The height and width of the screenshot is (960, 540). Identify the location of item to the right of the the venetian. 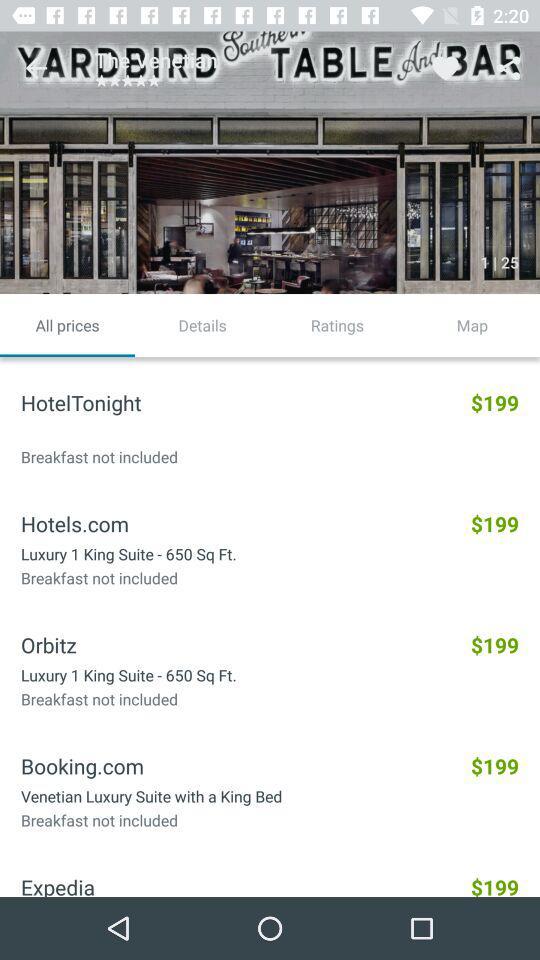
(445, 68).